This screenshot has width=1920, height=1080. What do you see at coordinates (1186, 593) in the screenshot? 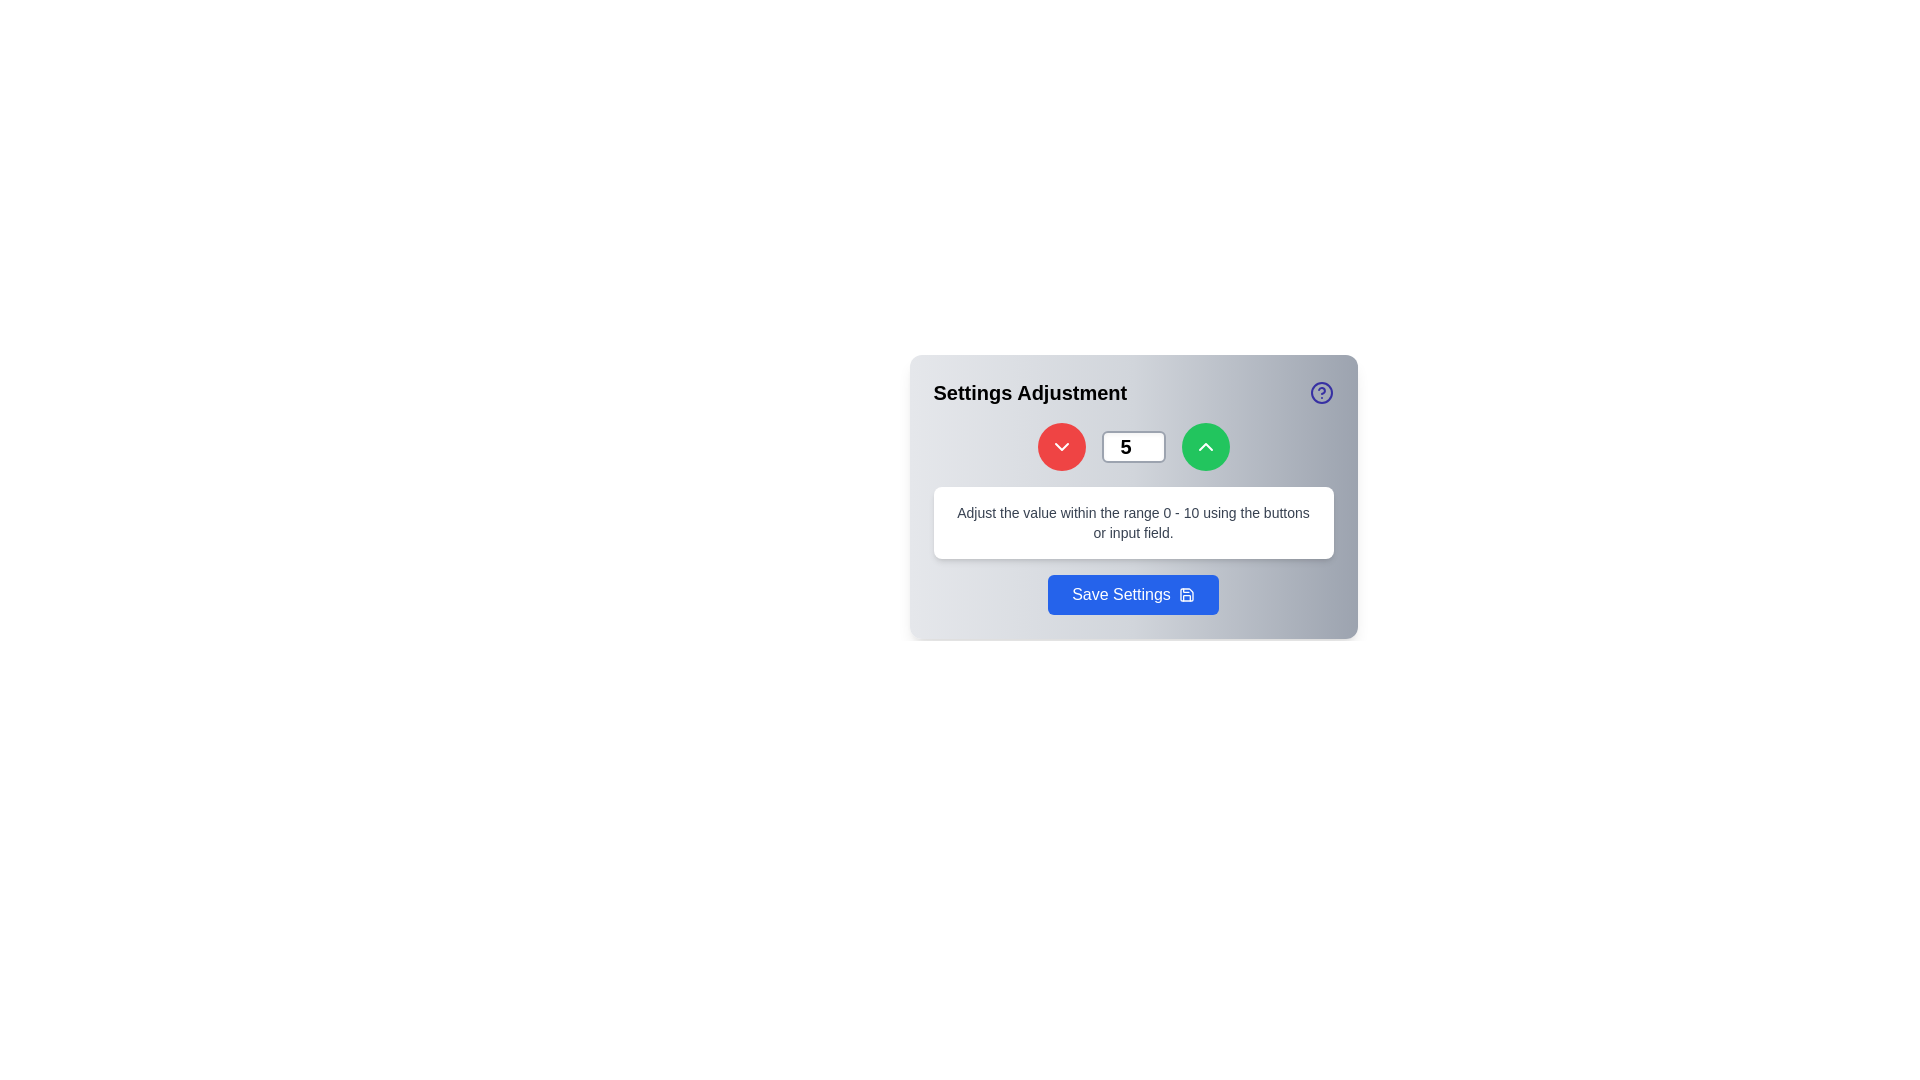
I see `the save icon located to the right of the 'Save Settings' button within the modal interface` at bounding box center [1186, 593].